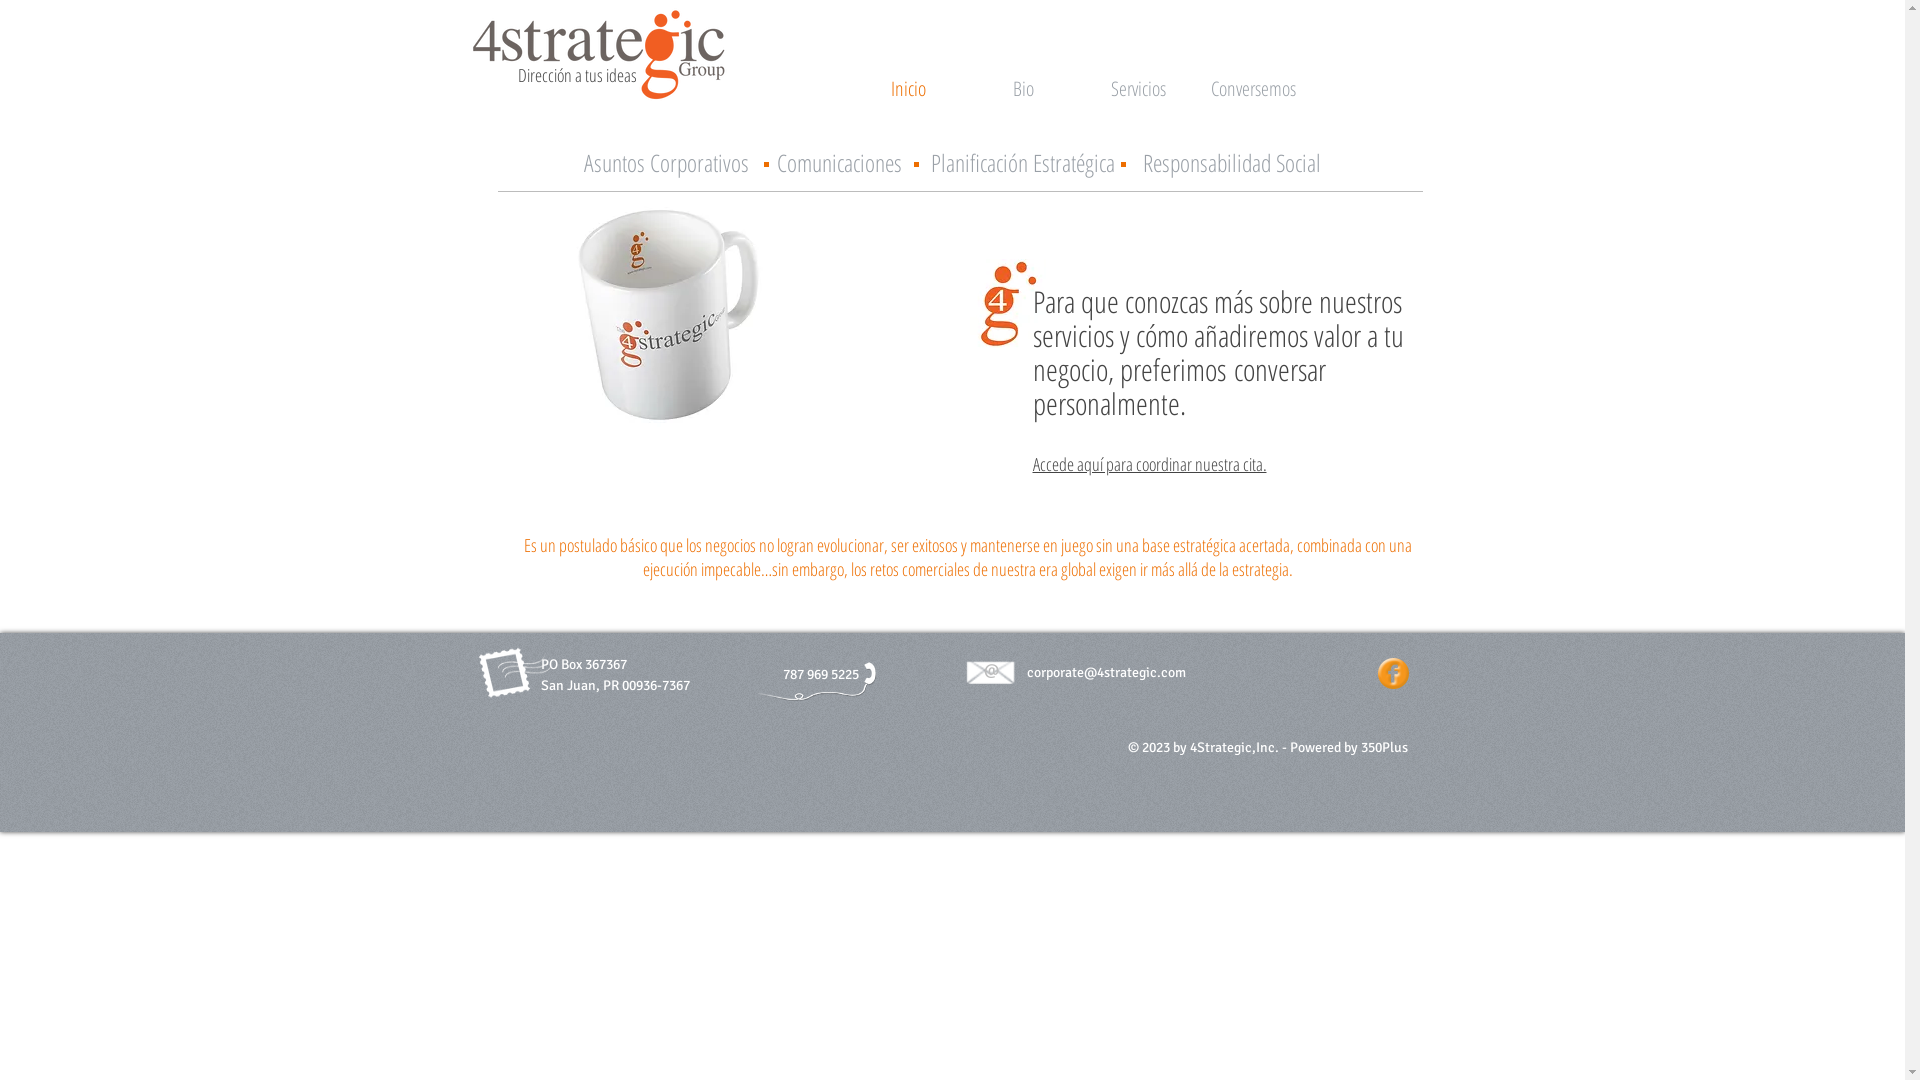 The image size is (1920, 1080). I want to click on 'Conversemos', so click(1252, 87).